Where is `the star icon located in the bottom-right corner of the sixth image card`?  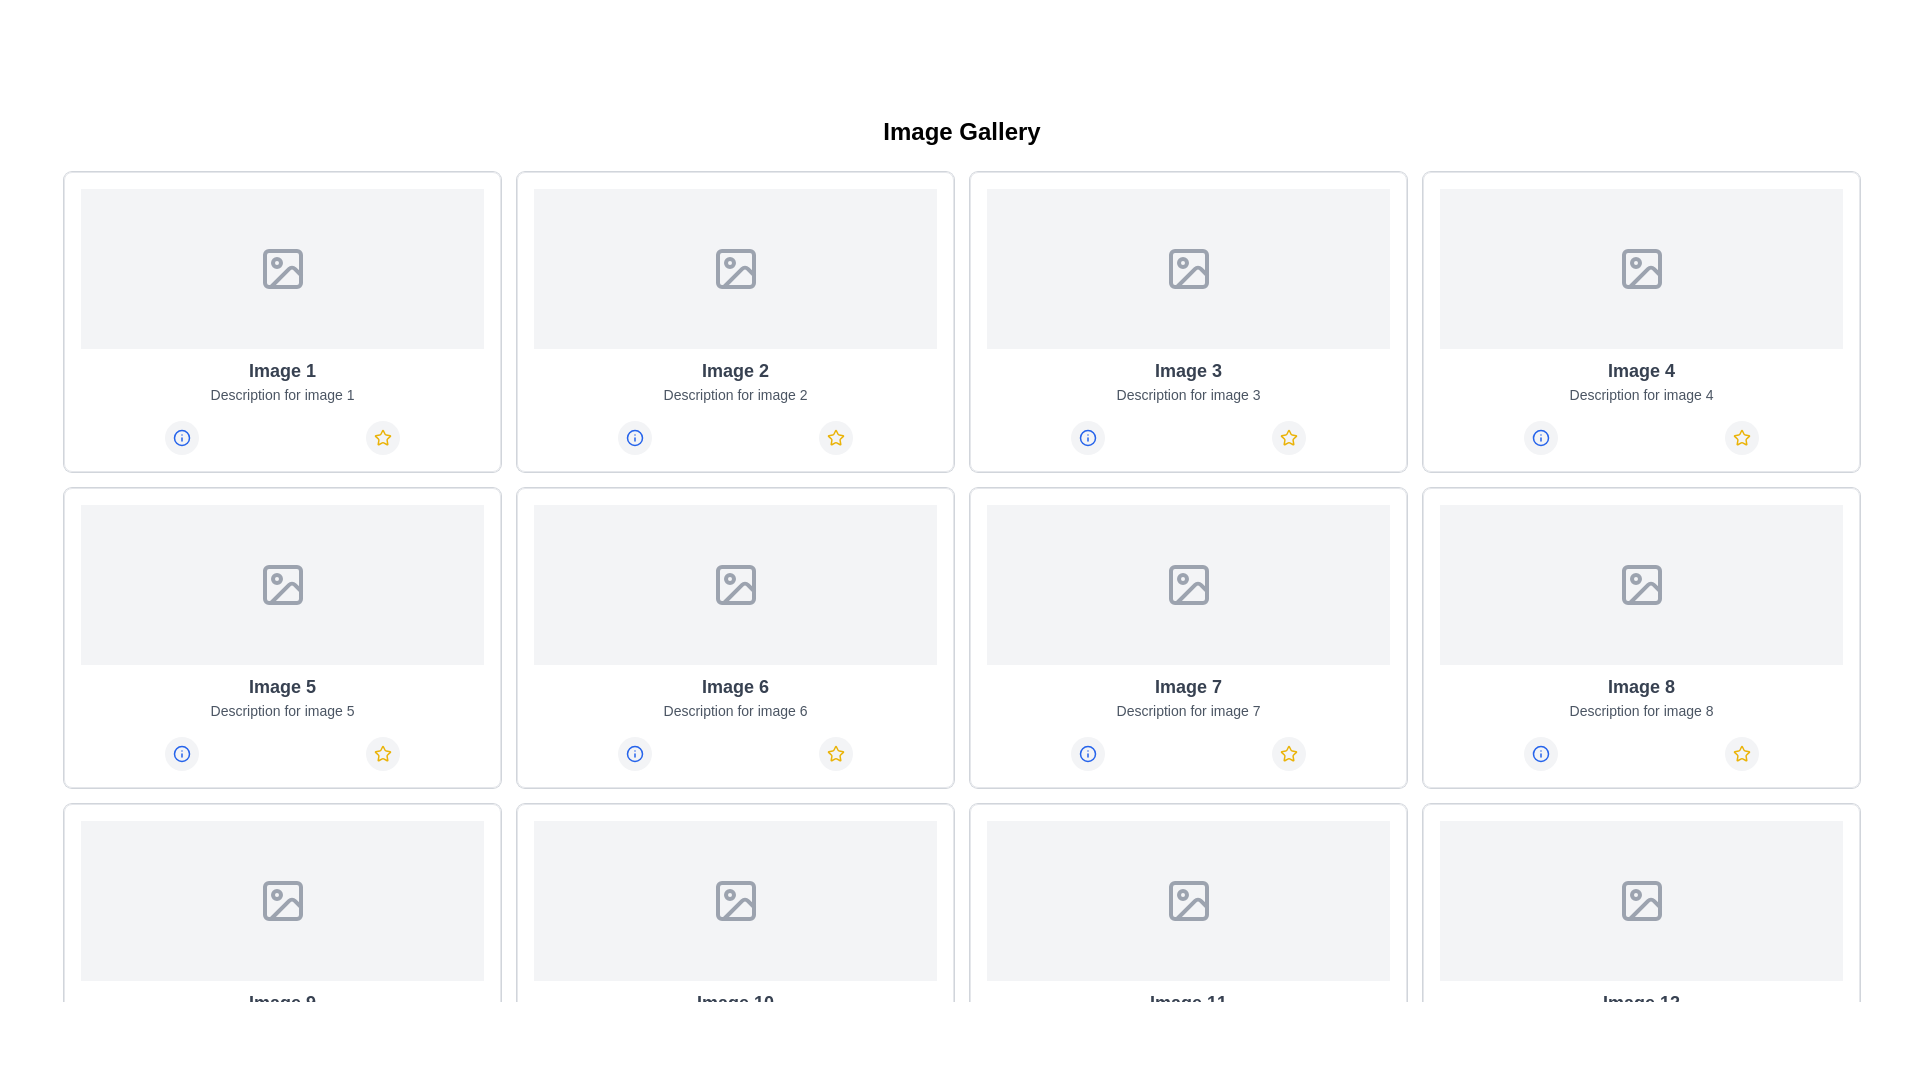 the star icon located in the bottom-right corner of the sixth image card is located at coordinates (836, 753).